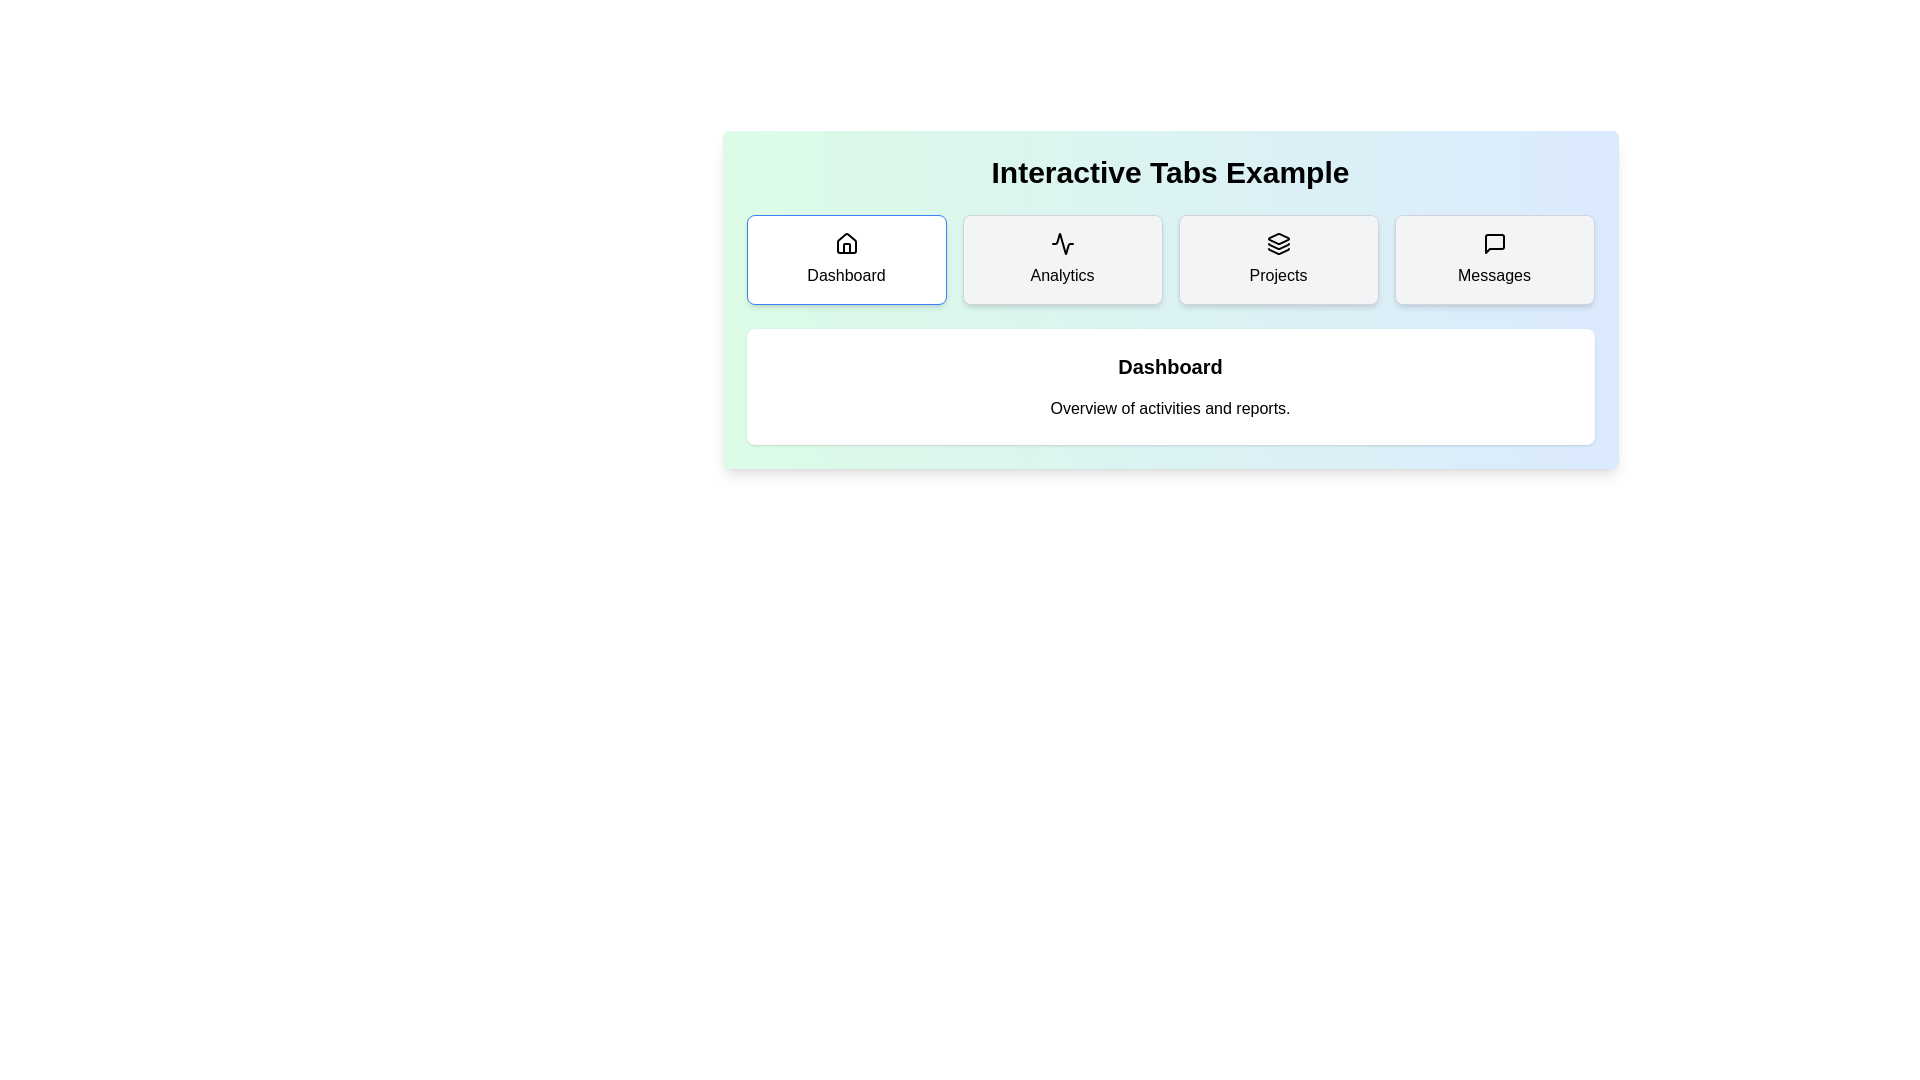 The height and width of the screenshot is (1080, 1920). Describe the element at coordinates (1061, 258) in the screenshot. I see `the Analytics tab by clicking on its button` at that location.